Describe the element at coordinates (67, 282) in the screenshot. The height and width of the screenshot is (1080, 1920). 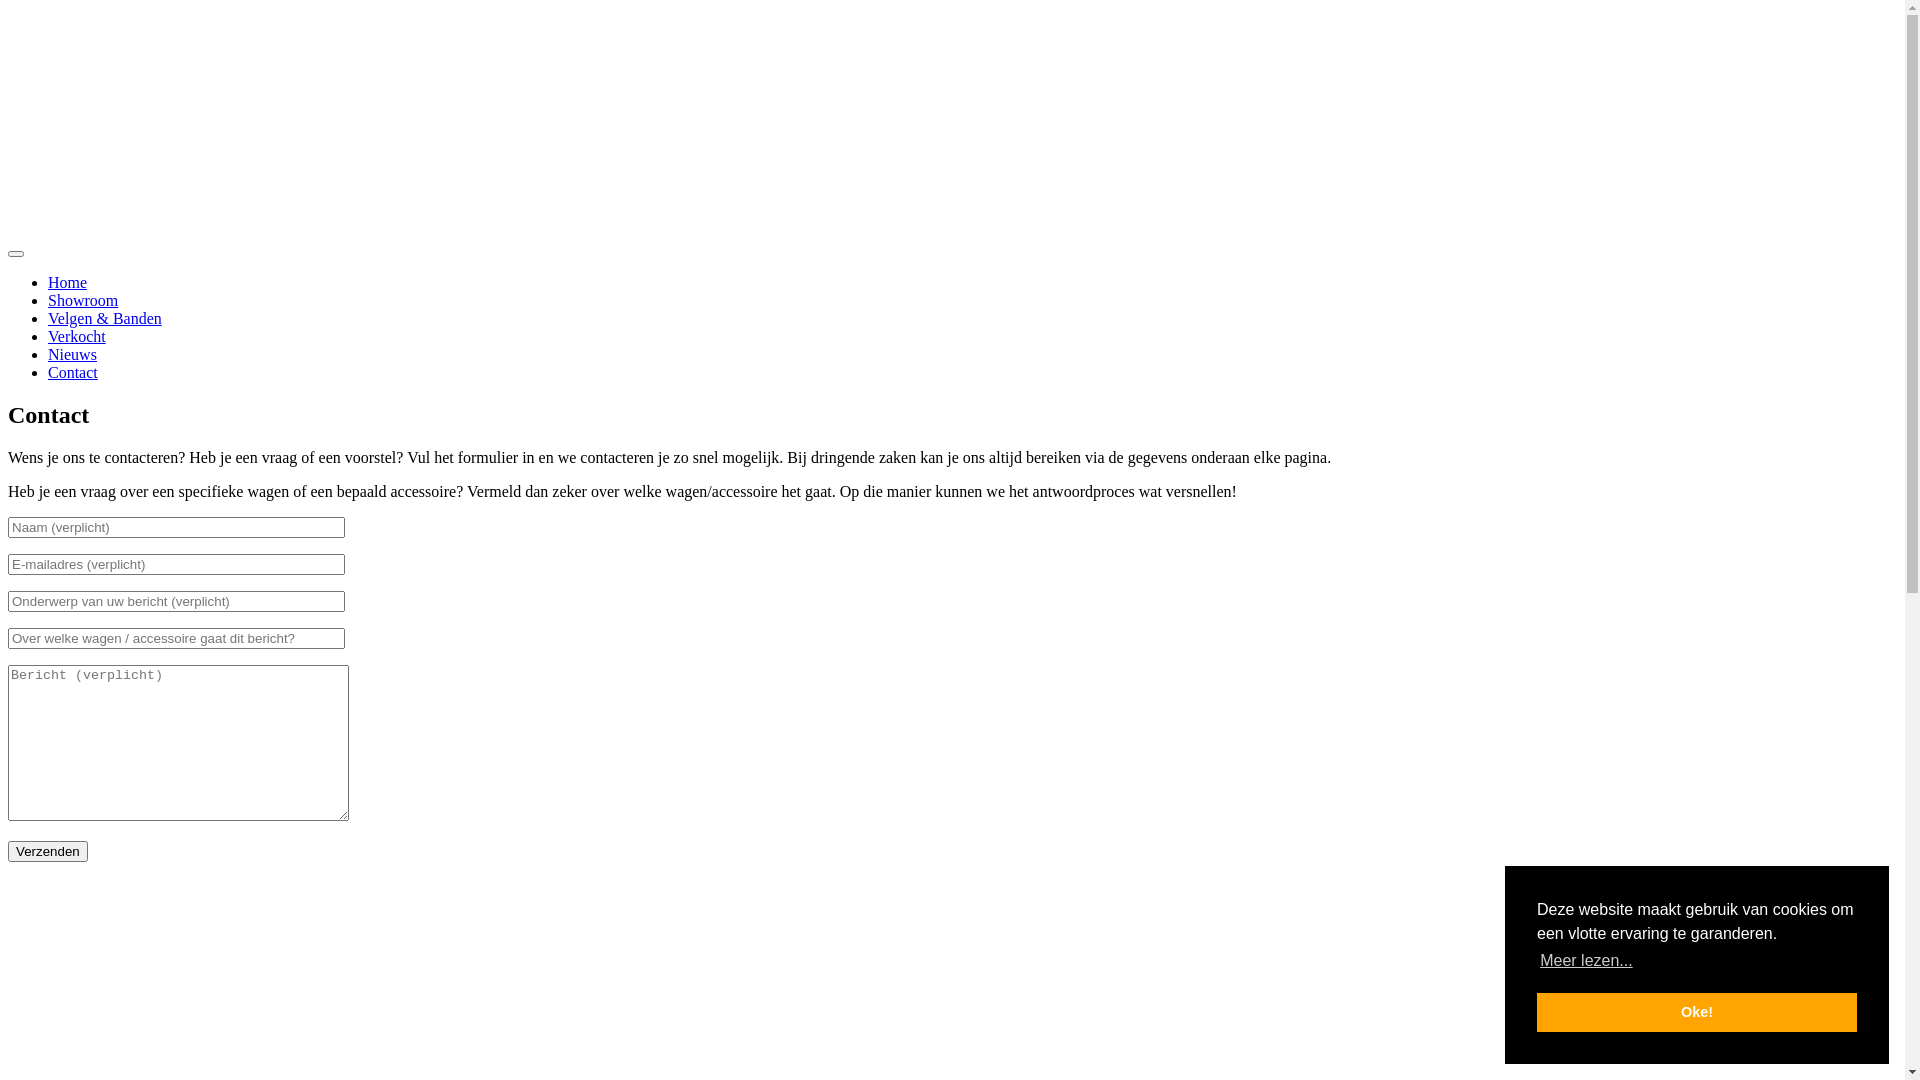
I see `'Home'` at that location.